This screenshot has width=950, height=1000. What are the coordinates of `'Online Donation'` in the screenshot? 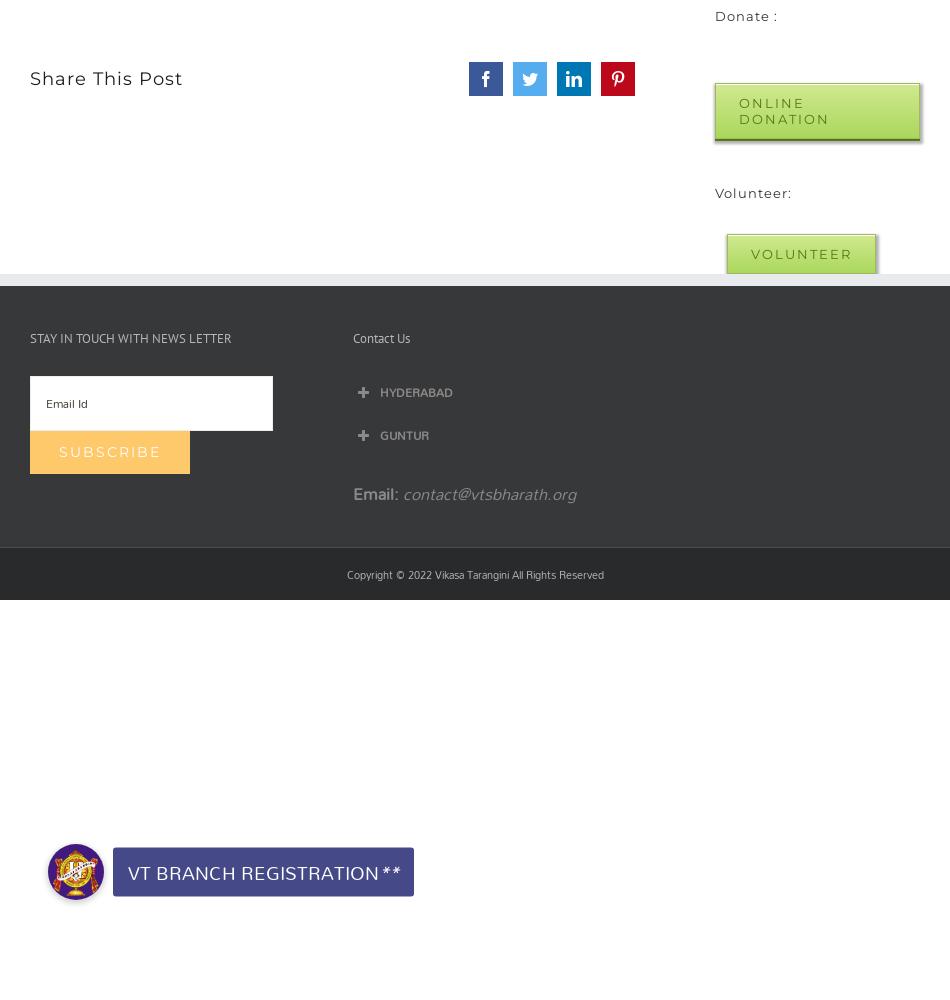 It's located at (783, 110).